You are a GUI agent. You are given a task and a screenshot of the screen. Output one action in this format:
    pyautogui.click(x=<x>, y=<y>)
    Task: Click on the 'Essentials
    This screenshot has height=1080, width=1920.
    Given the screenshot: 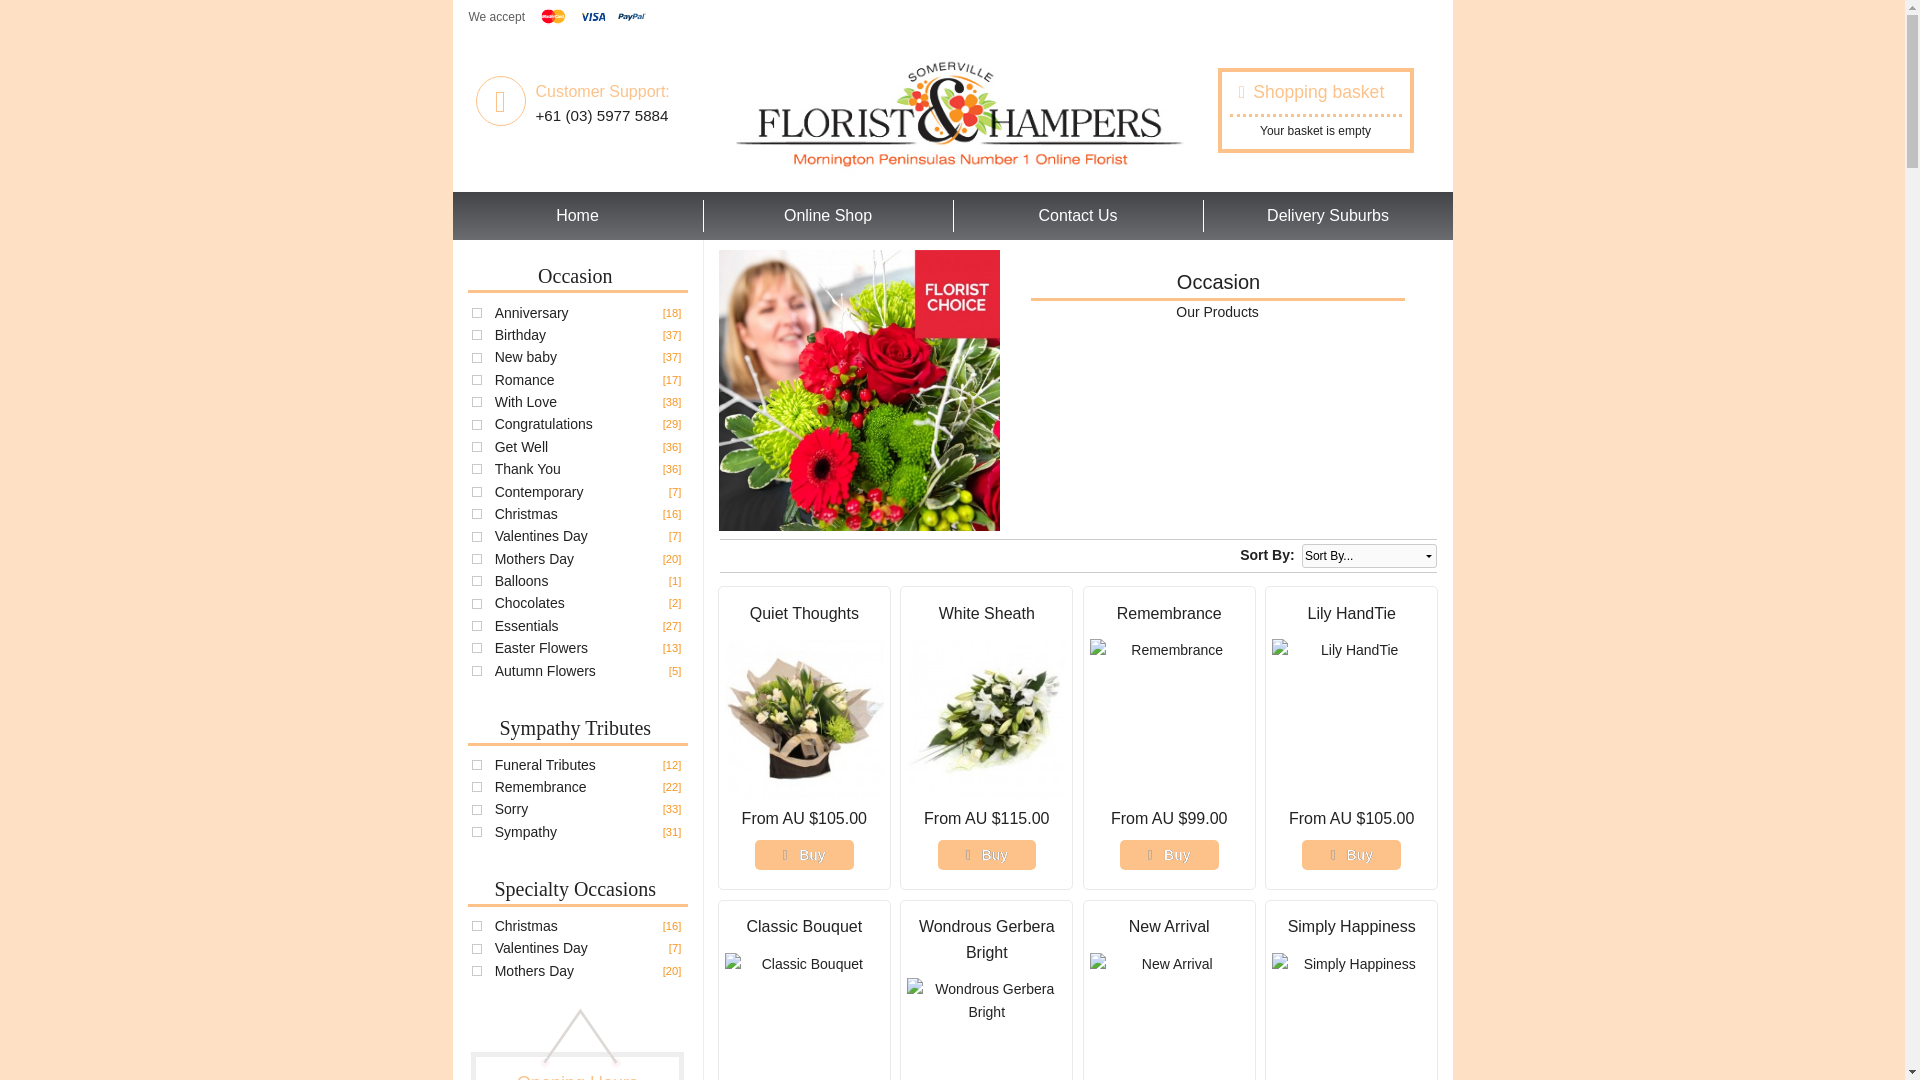 What is the action you would take?
    pyautogui.click(x=494, y=624)
    